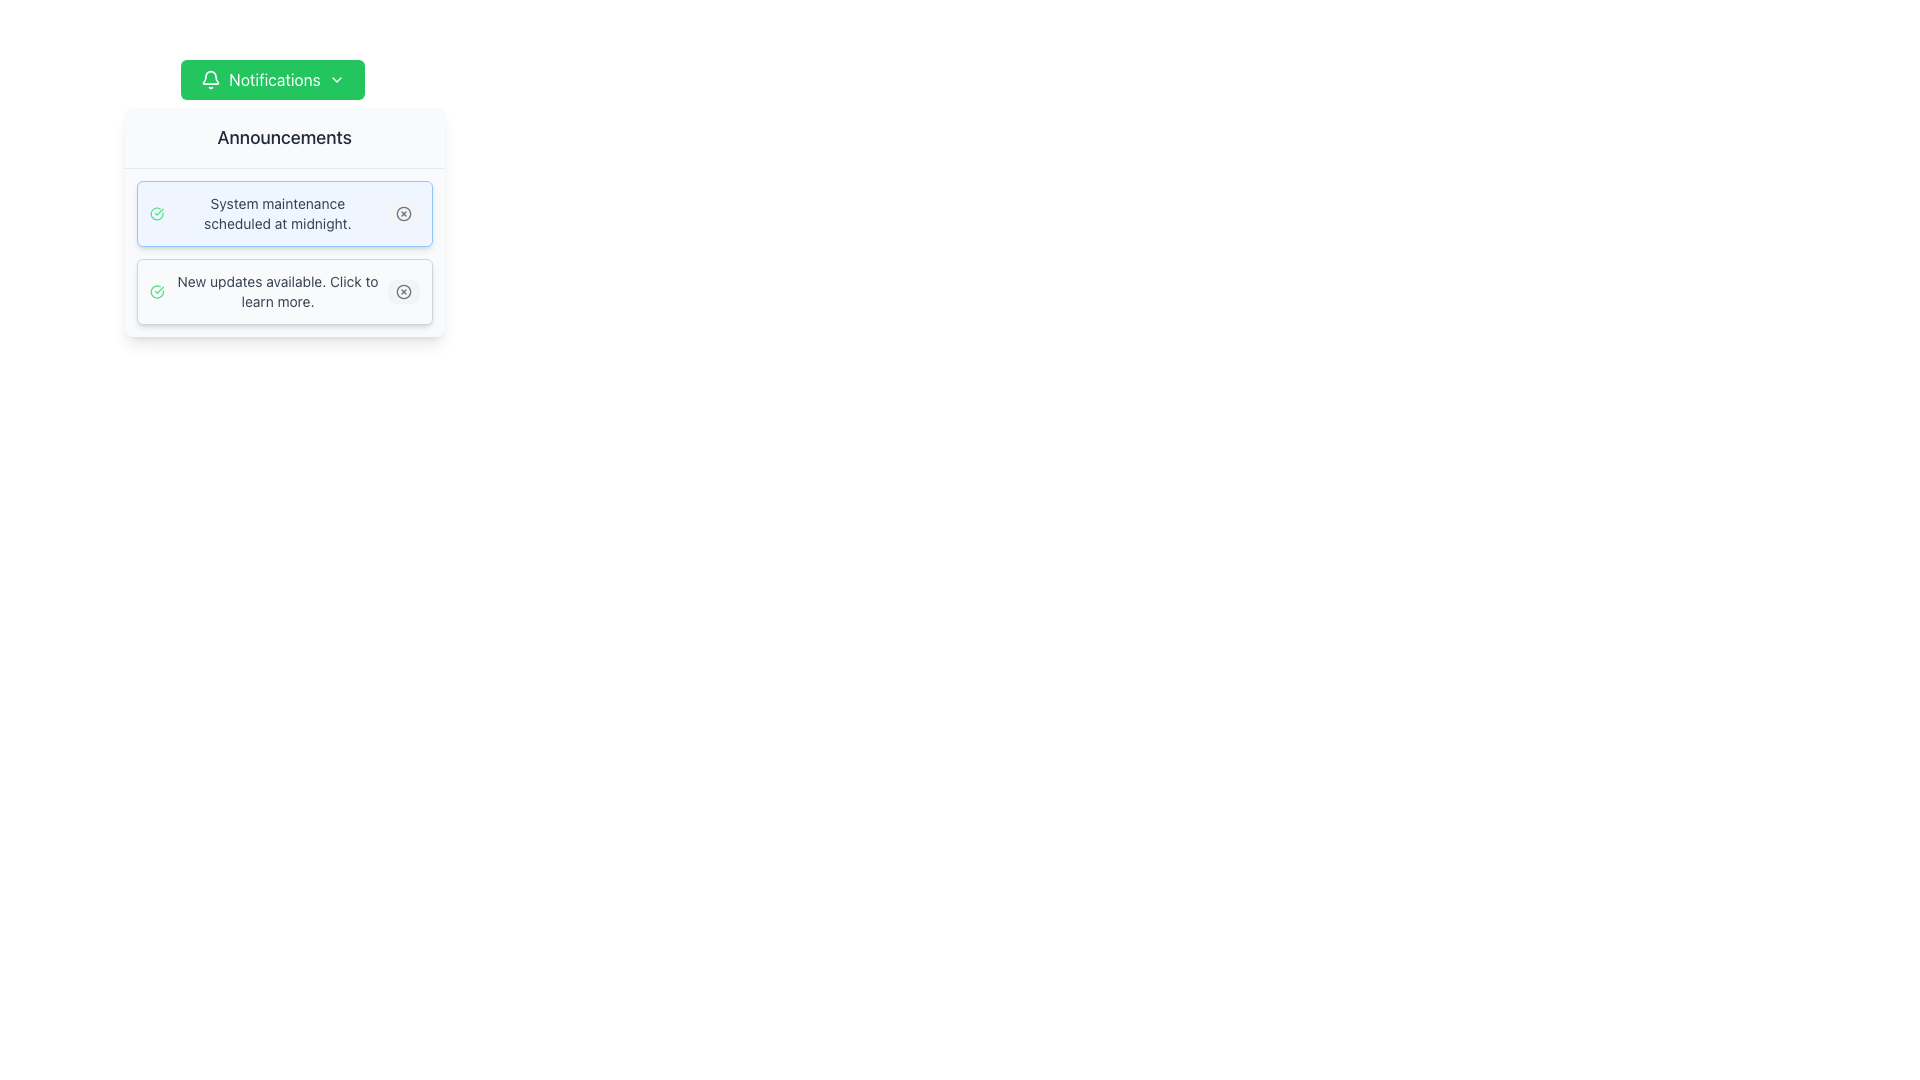 The image size is (1920, 1080). I want to click on the first icon (green checkmark) in the second row of the notification card stating 'New updates available. Click to learn more.' located below the 'Announcements' heading in the notifications drop-down interface, so click(156, 292).